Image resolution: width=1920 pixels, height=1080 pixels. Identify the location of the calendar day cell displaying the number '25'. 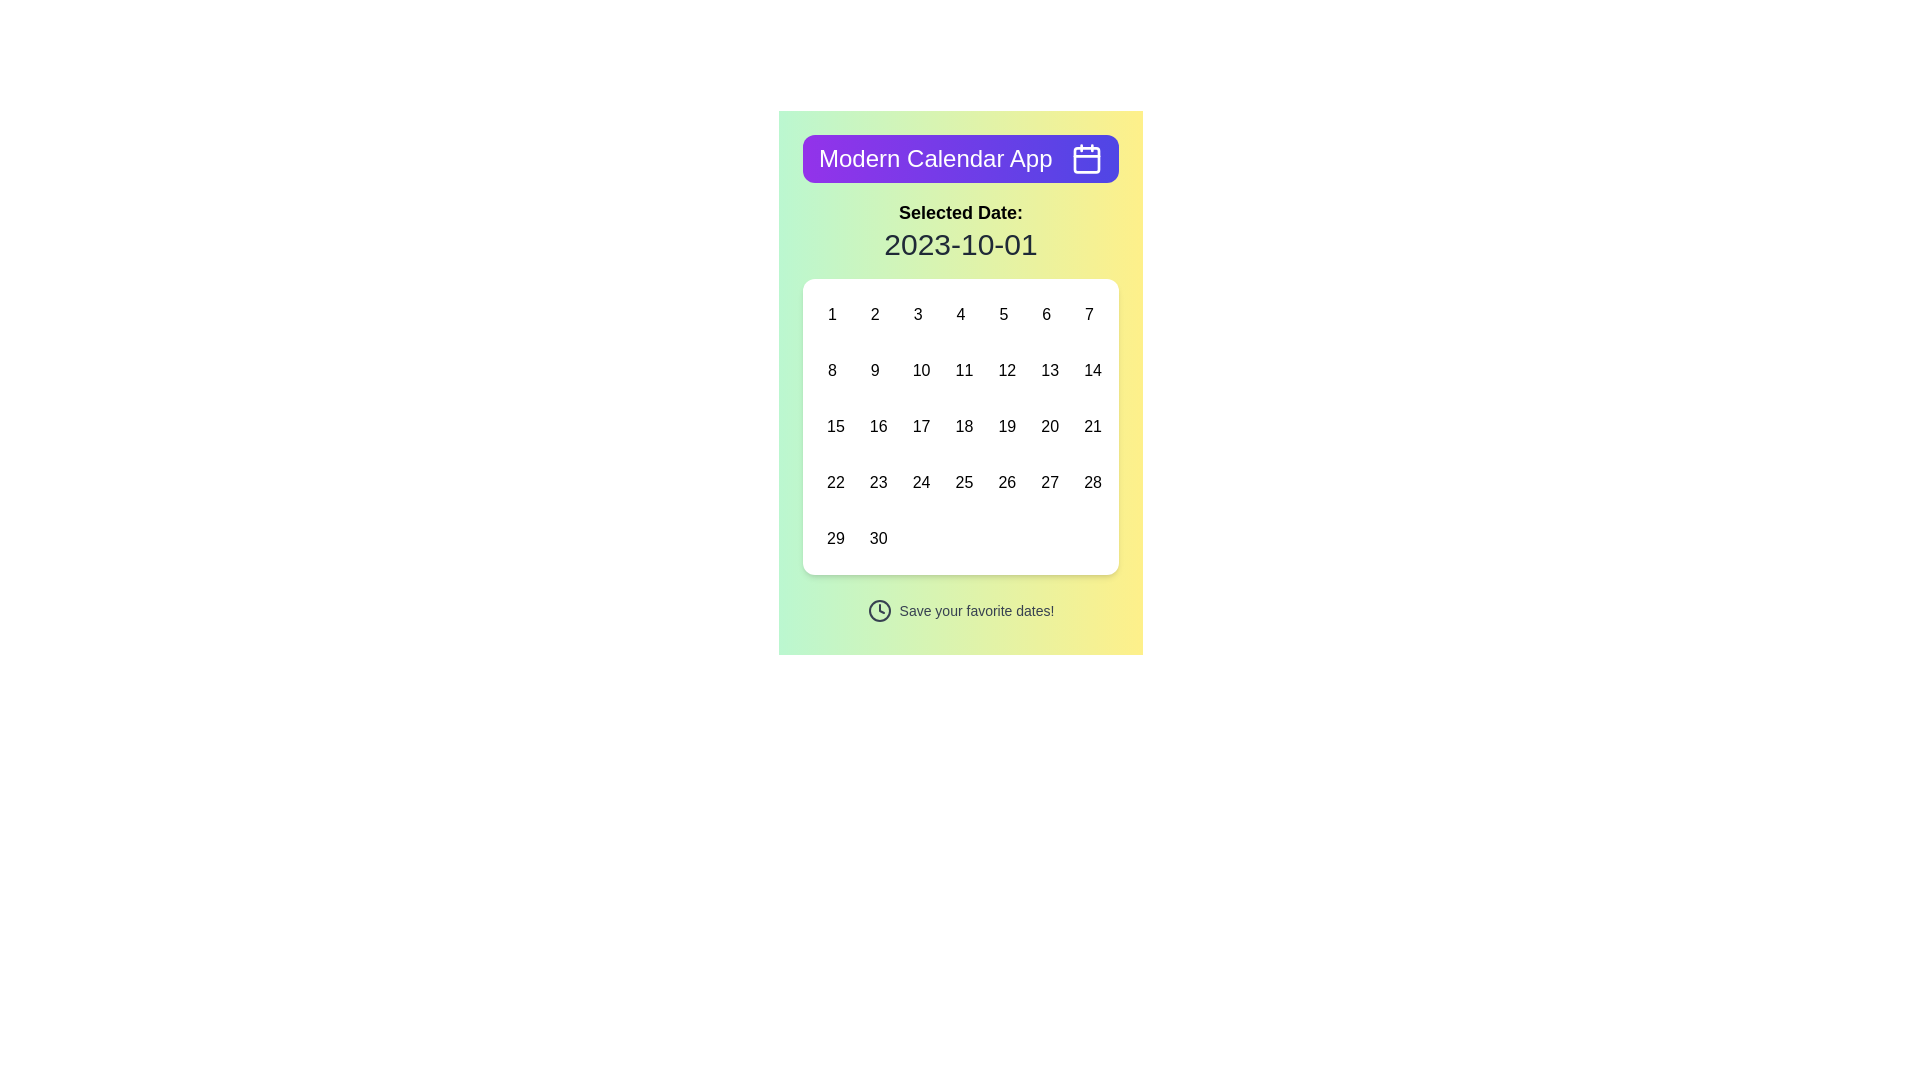
(960, 482).